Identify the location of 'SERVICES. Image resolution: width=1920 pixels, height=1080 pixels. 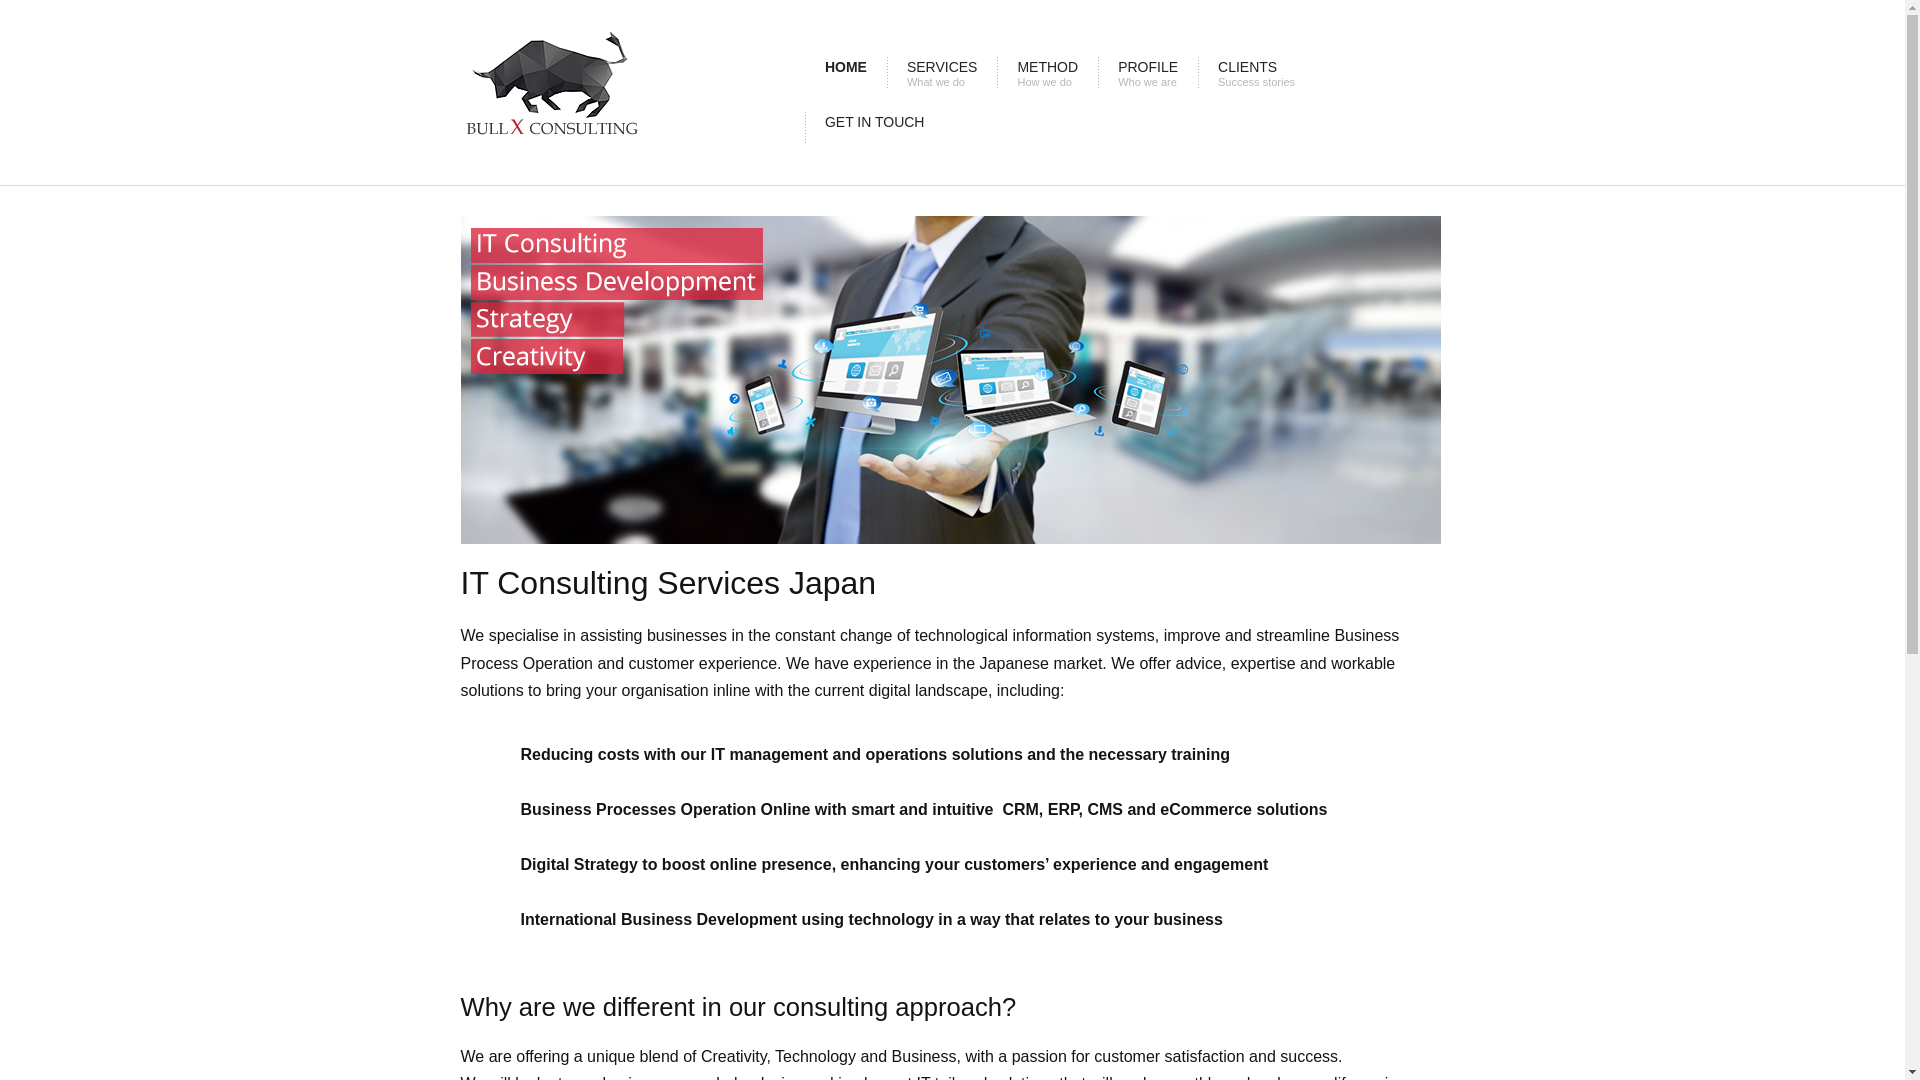
(941, 71).